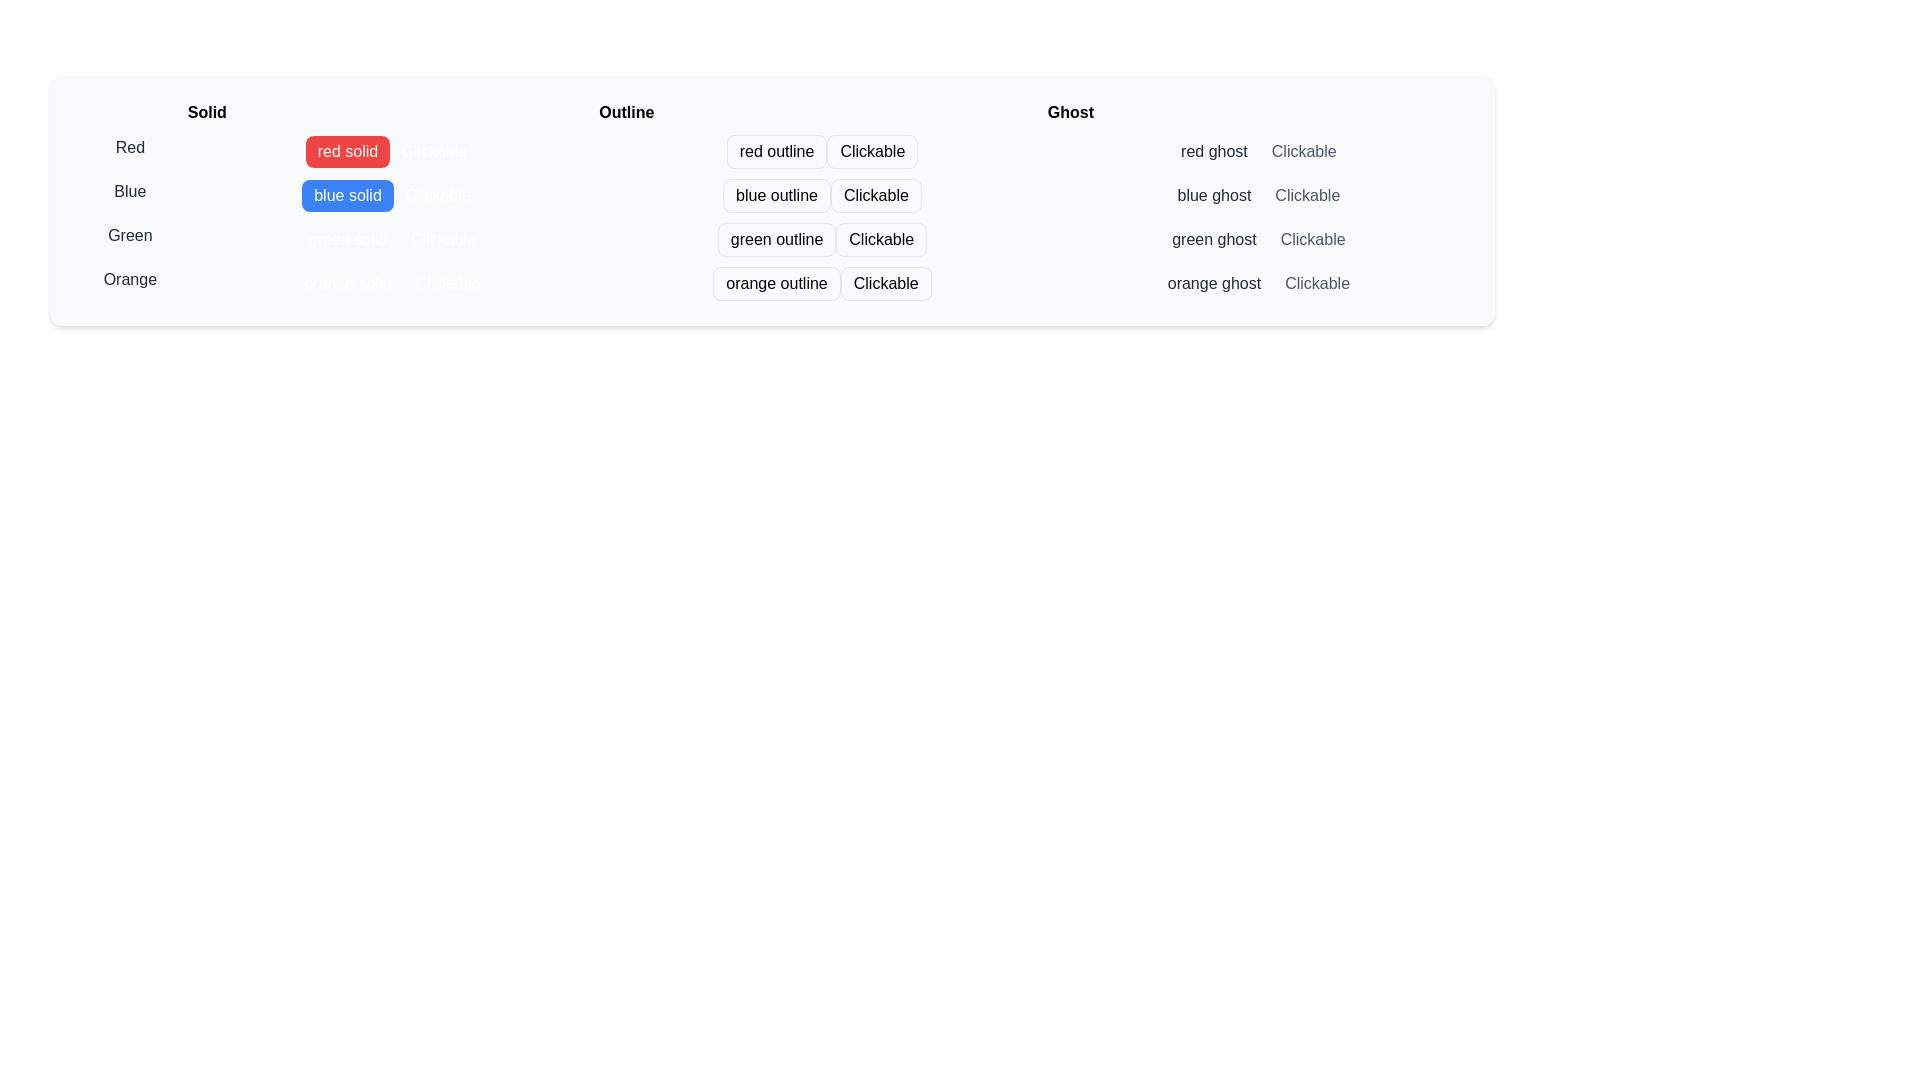 The image size is (1920, 1080). I want to click on the 'blue solid' button located under the 'Solid' header, positioned between the 'red solid' and 'green solid' buttons, so click(392, 192).